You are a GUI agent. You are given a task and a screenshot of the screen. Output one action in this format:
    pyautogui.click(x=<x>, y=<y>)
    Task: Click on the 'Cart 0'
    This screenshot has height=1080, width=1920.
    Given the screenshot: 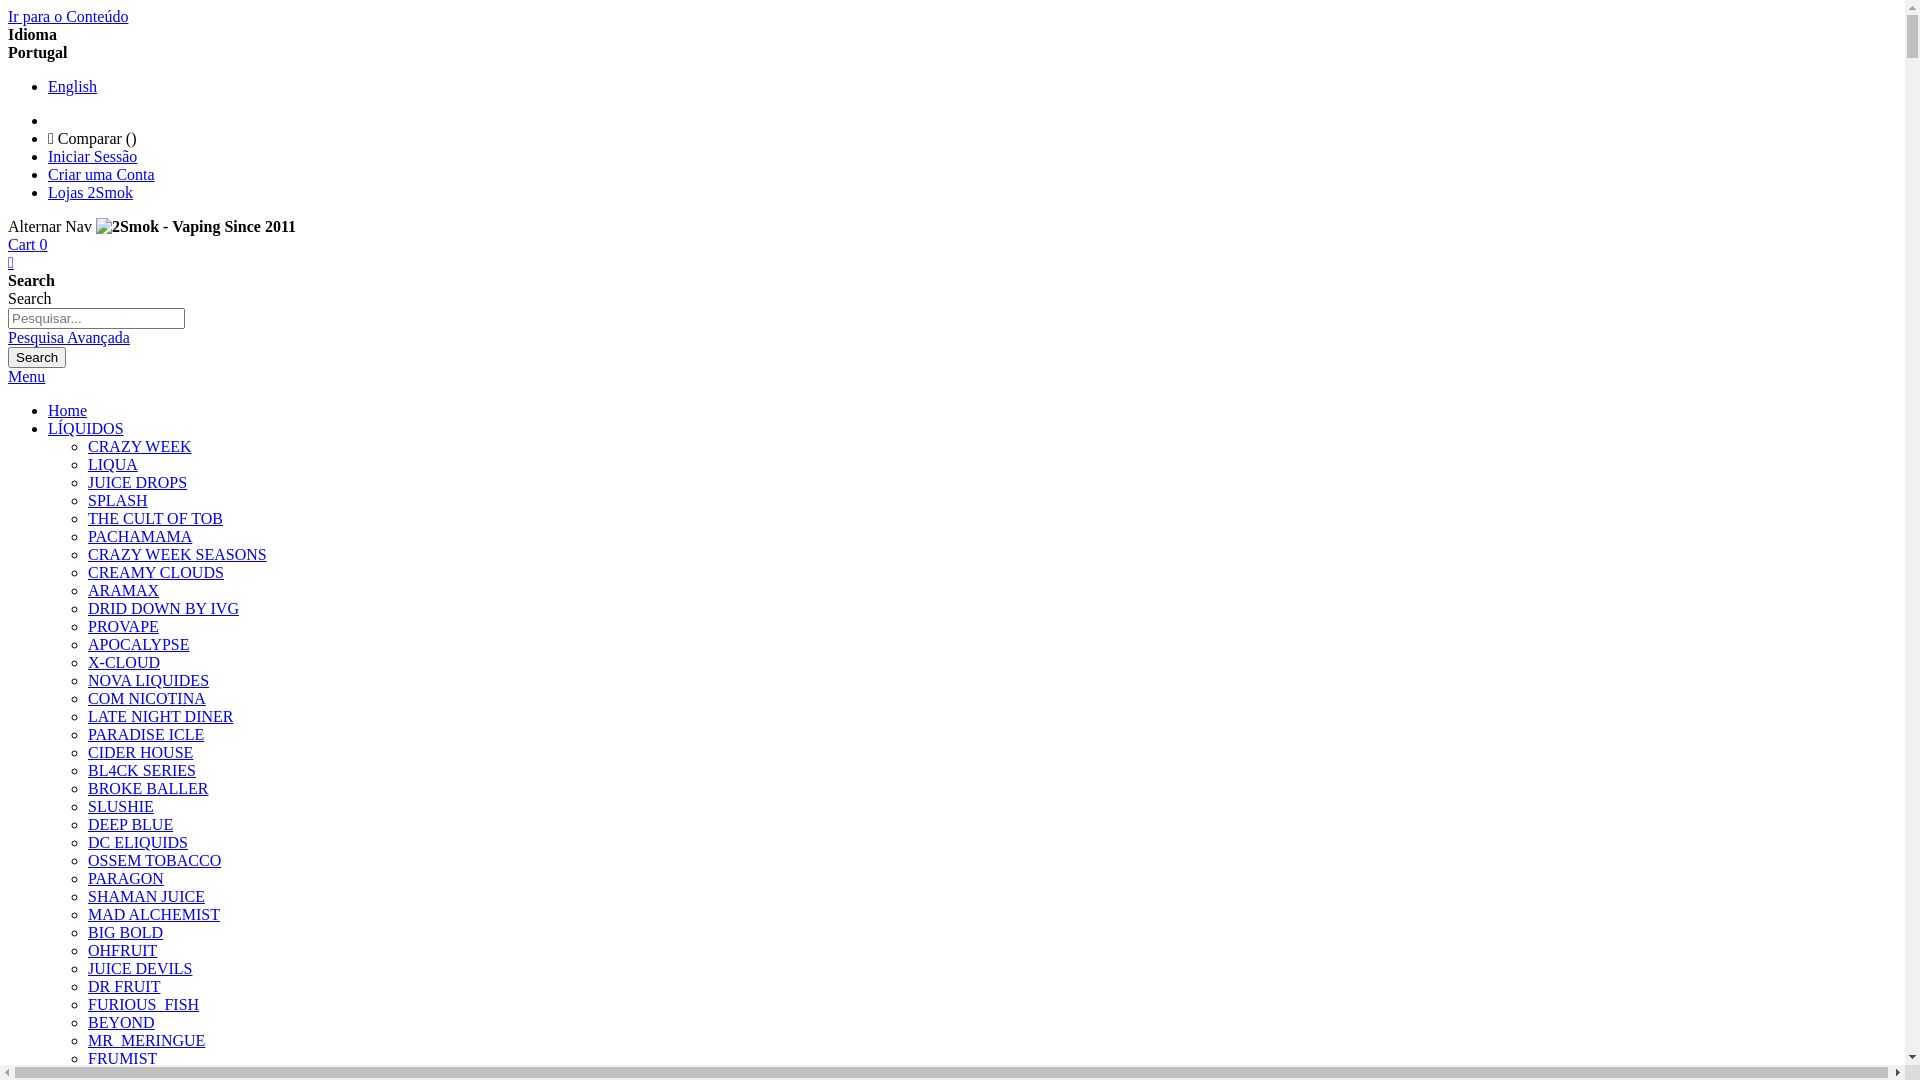 What is the action you would take?
    pyautogui.click(x=28, y=243)
    